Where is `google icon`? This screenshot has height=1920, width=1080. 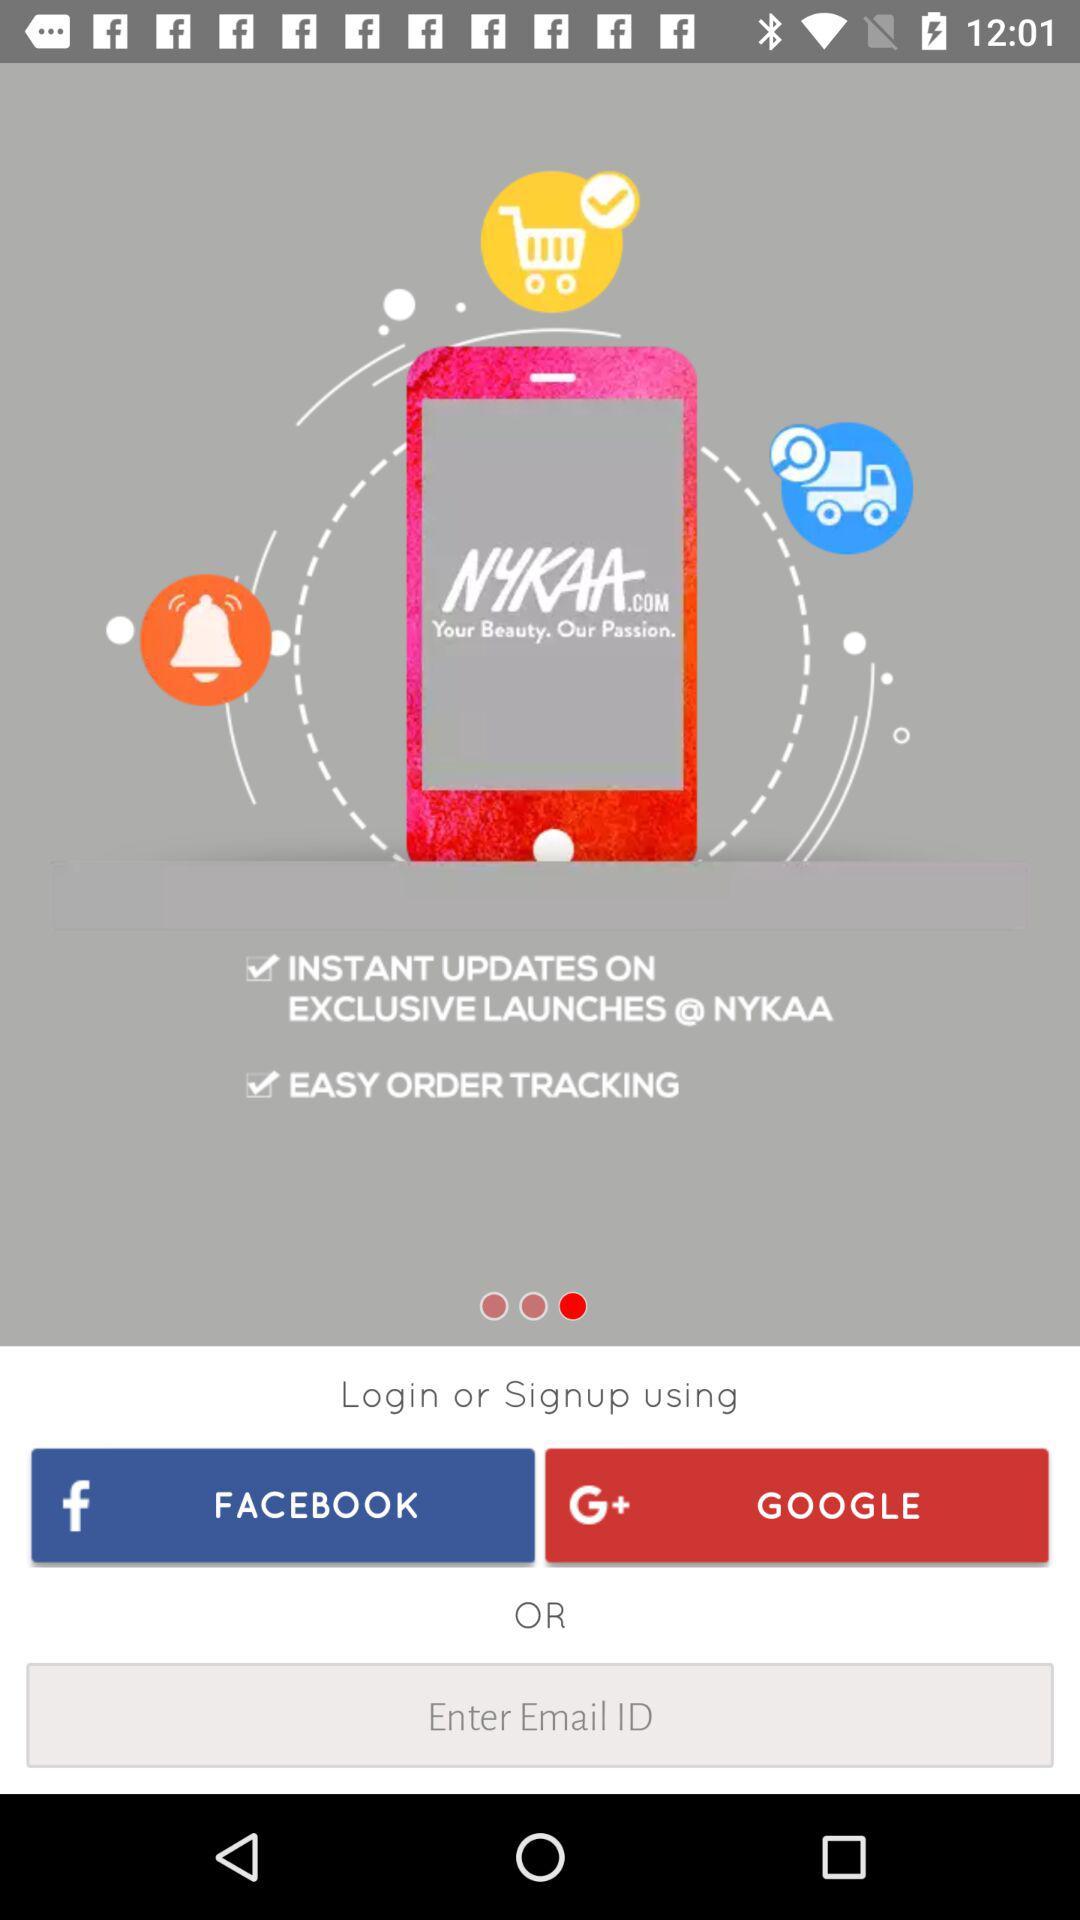 google icon is located at coordinates (795, 1504).